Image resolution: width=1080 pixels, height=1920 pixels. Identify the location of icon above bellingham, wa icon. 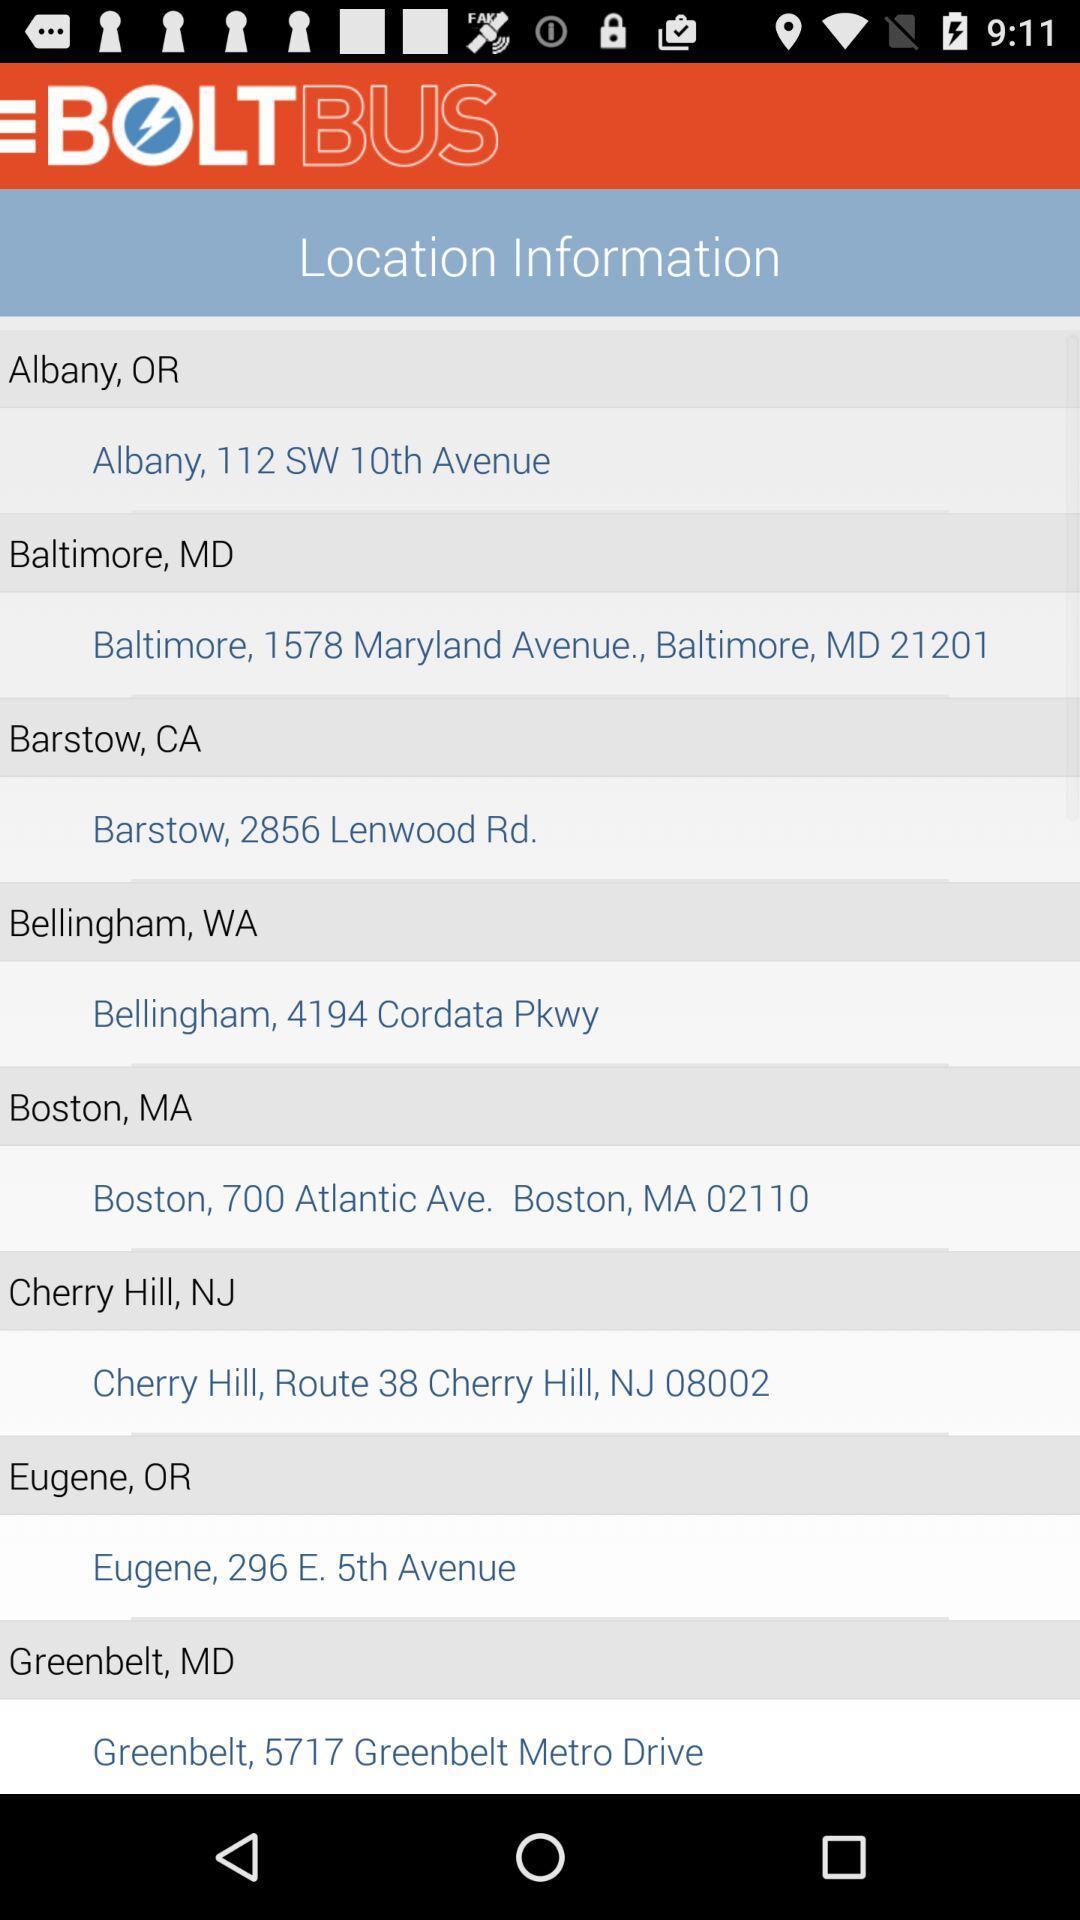
(540, 880).